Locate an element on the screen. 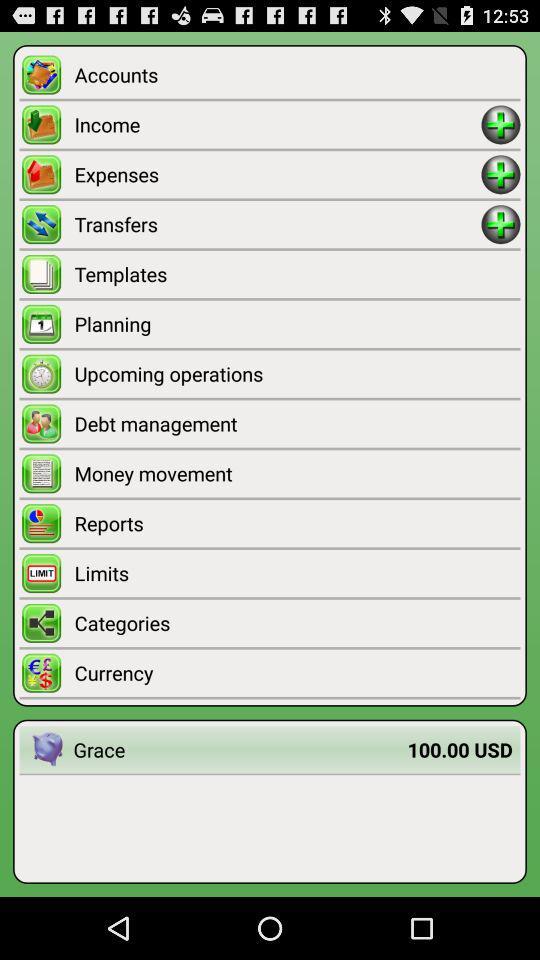 This screenshot has height=960, width=540. planning is located at coordinates (296, 324).